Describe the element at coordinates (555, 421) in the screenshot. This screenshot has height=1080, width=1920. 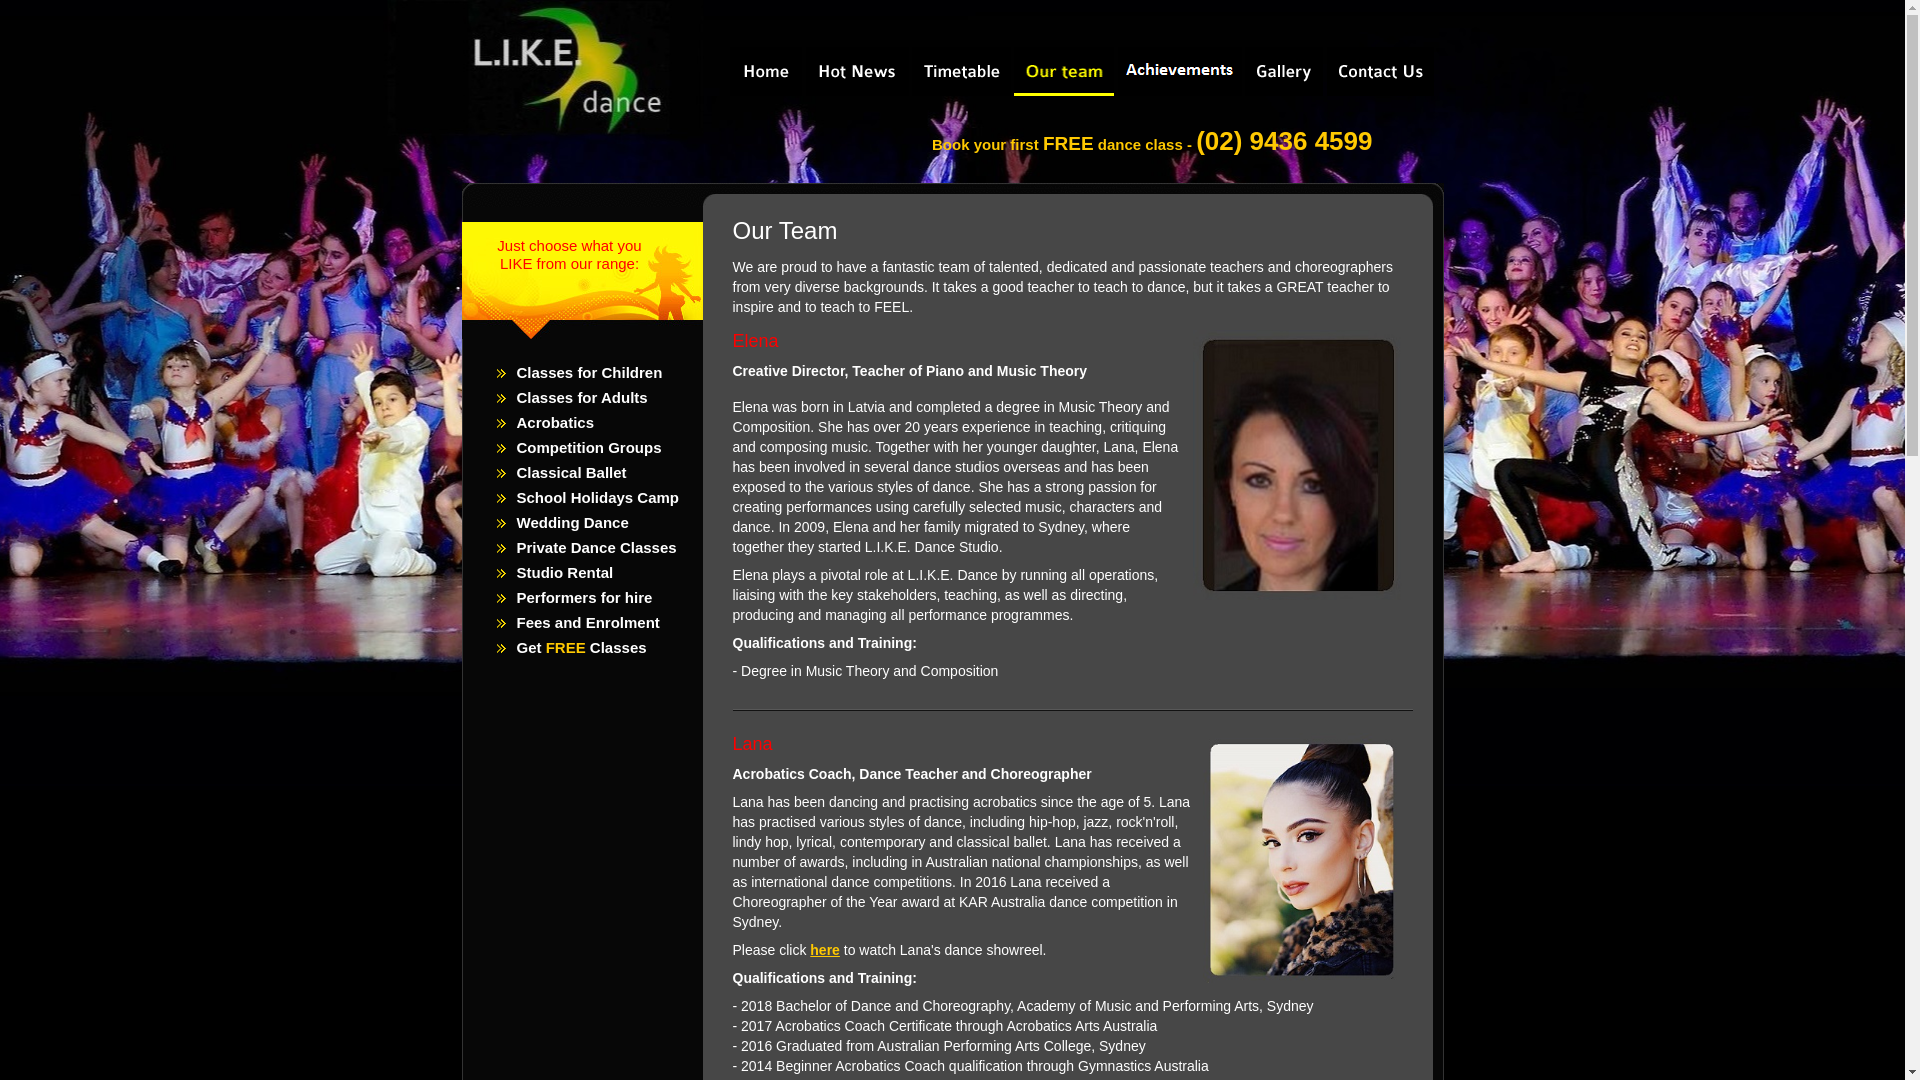
I see `'Acrobatics'` at that location.